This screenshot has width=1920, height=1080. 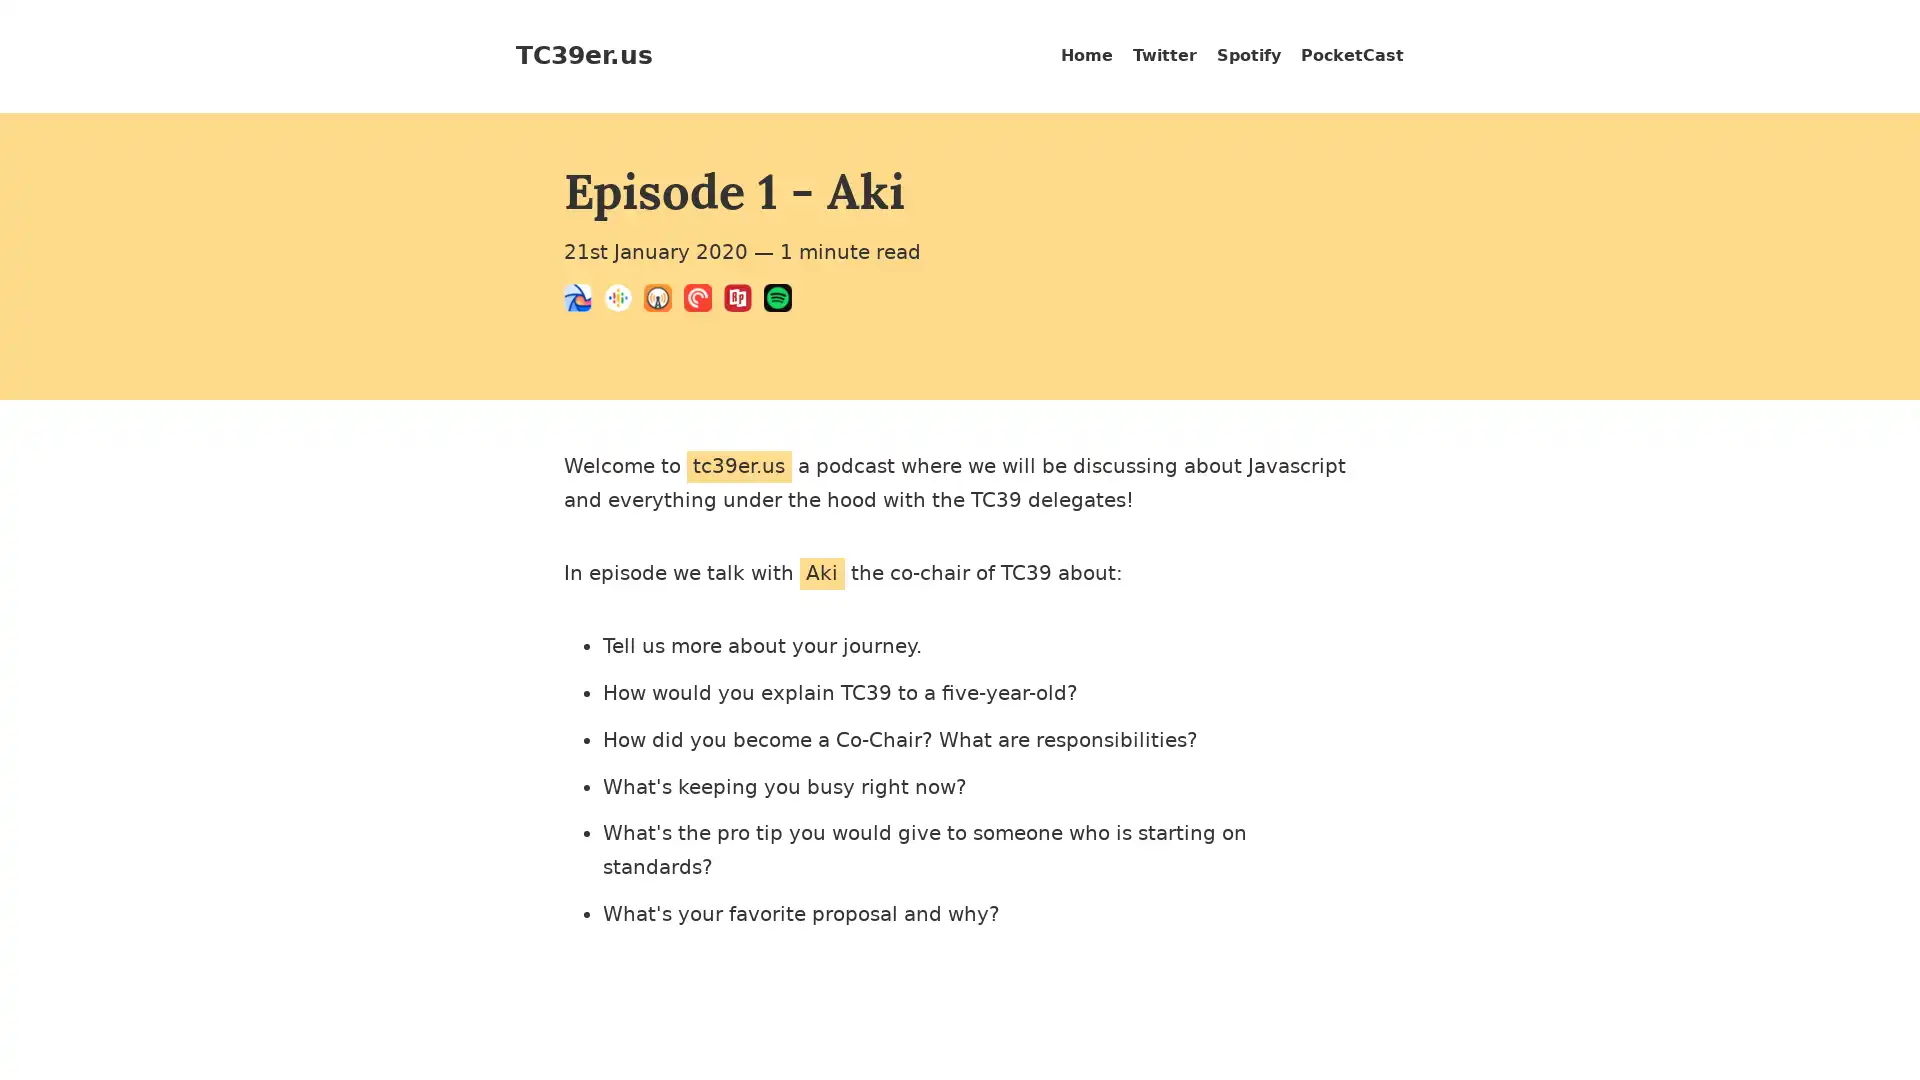 I want to click on Pocket Casts Logo, so click(x=704, y=301).